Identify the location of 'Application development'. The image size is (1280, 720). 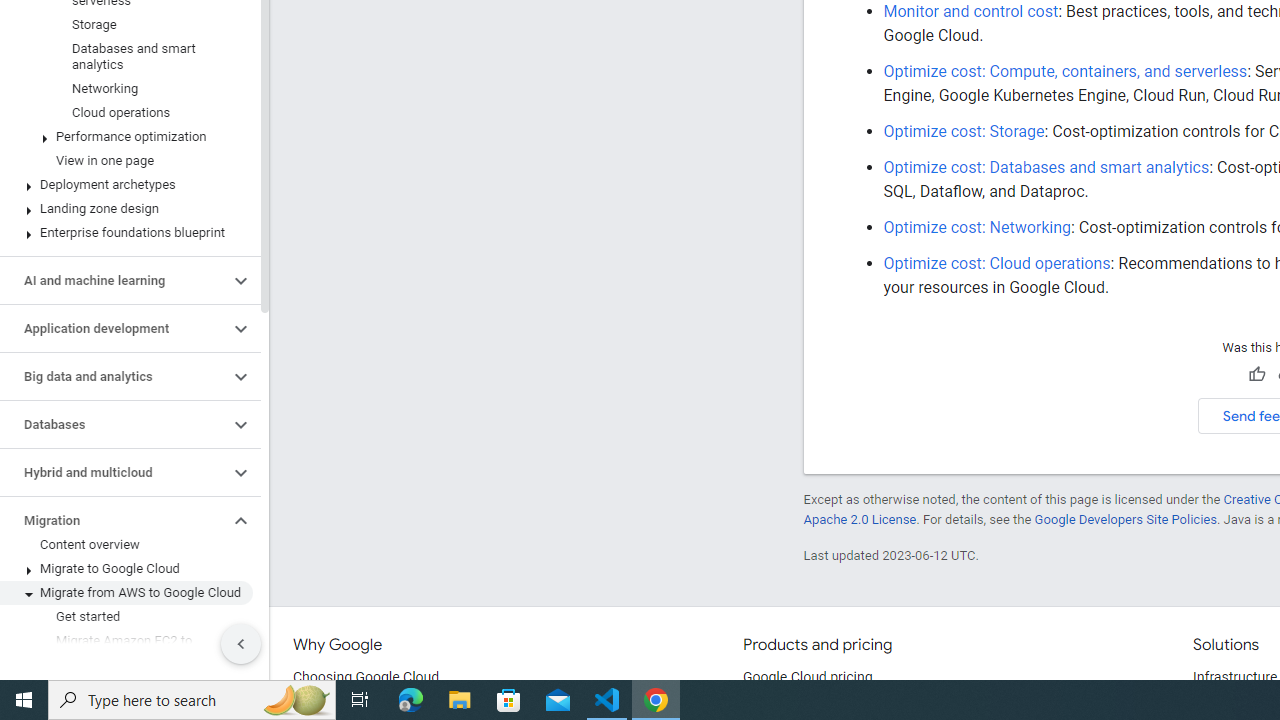
(113, 328).